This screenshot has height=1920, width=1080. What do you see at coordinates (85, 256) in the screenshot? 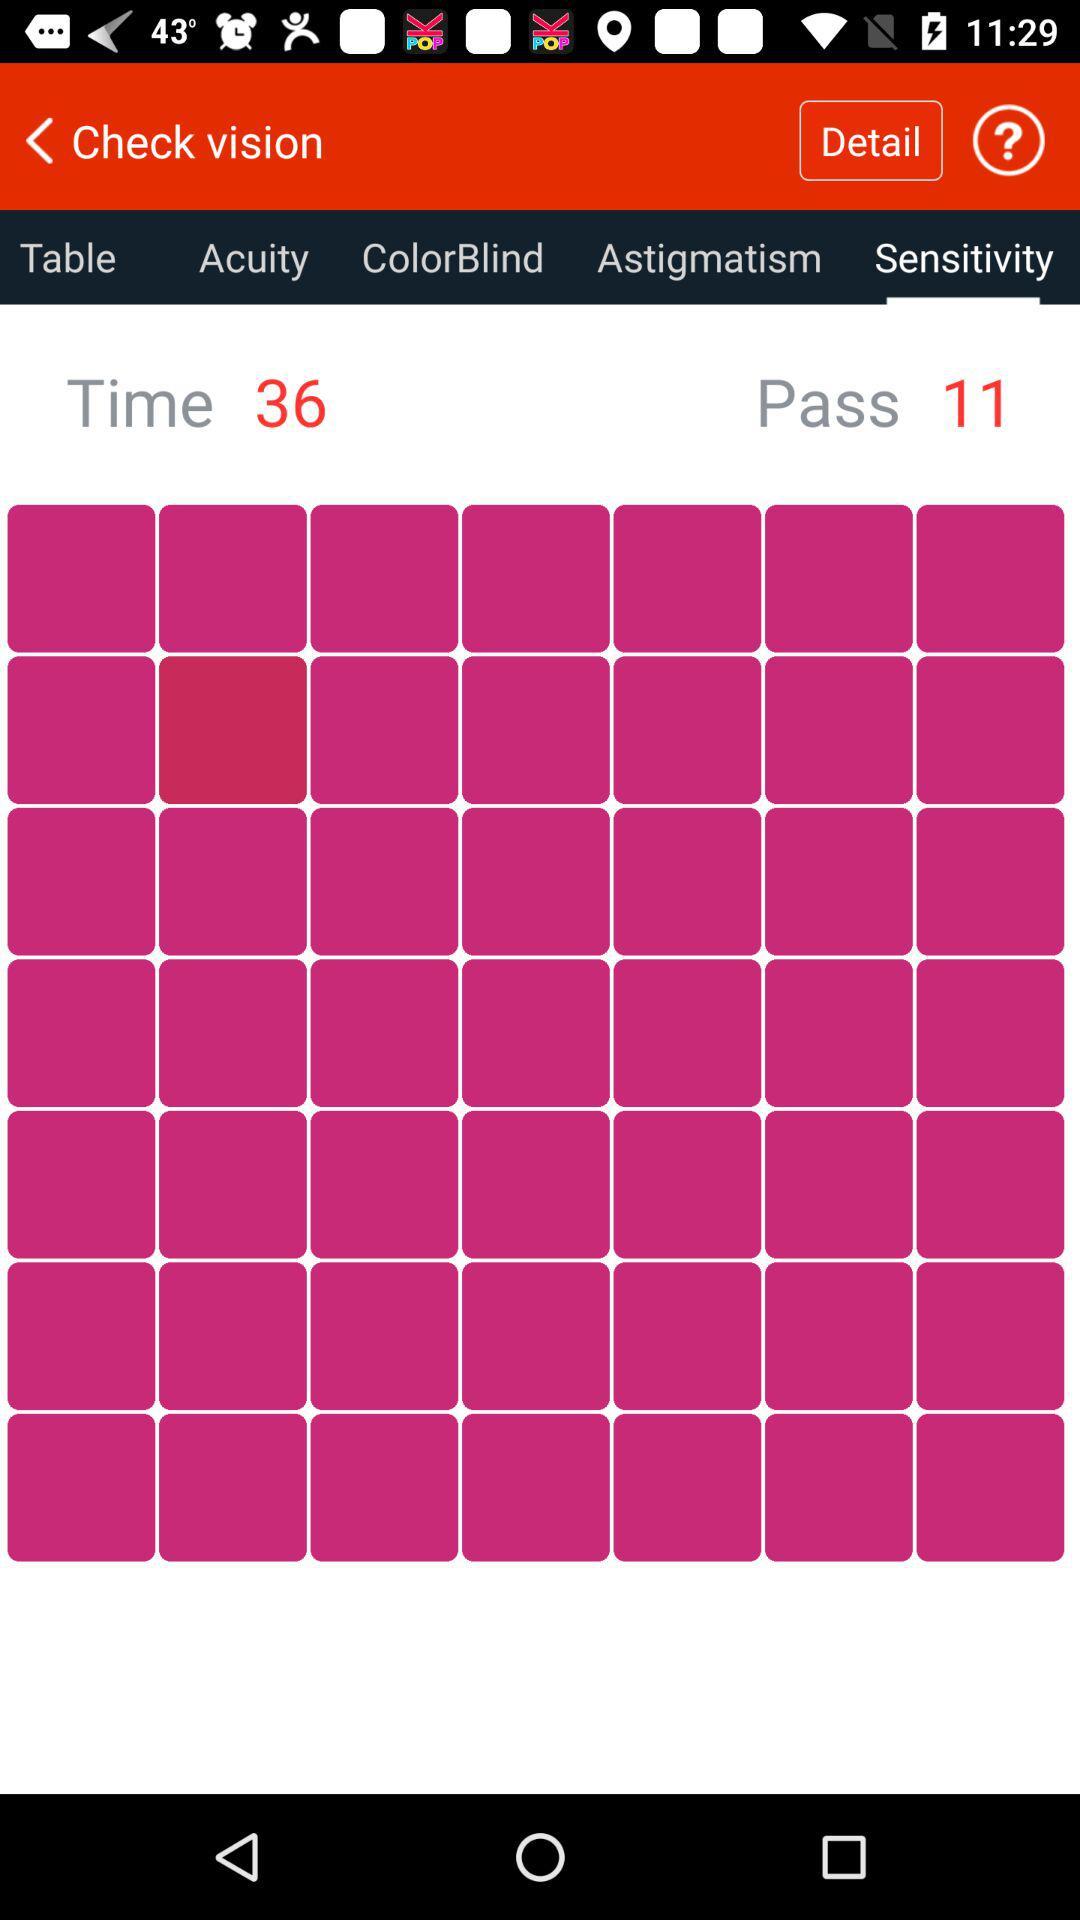
I see `item above the time` at bounding box center [85, 256].